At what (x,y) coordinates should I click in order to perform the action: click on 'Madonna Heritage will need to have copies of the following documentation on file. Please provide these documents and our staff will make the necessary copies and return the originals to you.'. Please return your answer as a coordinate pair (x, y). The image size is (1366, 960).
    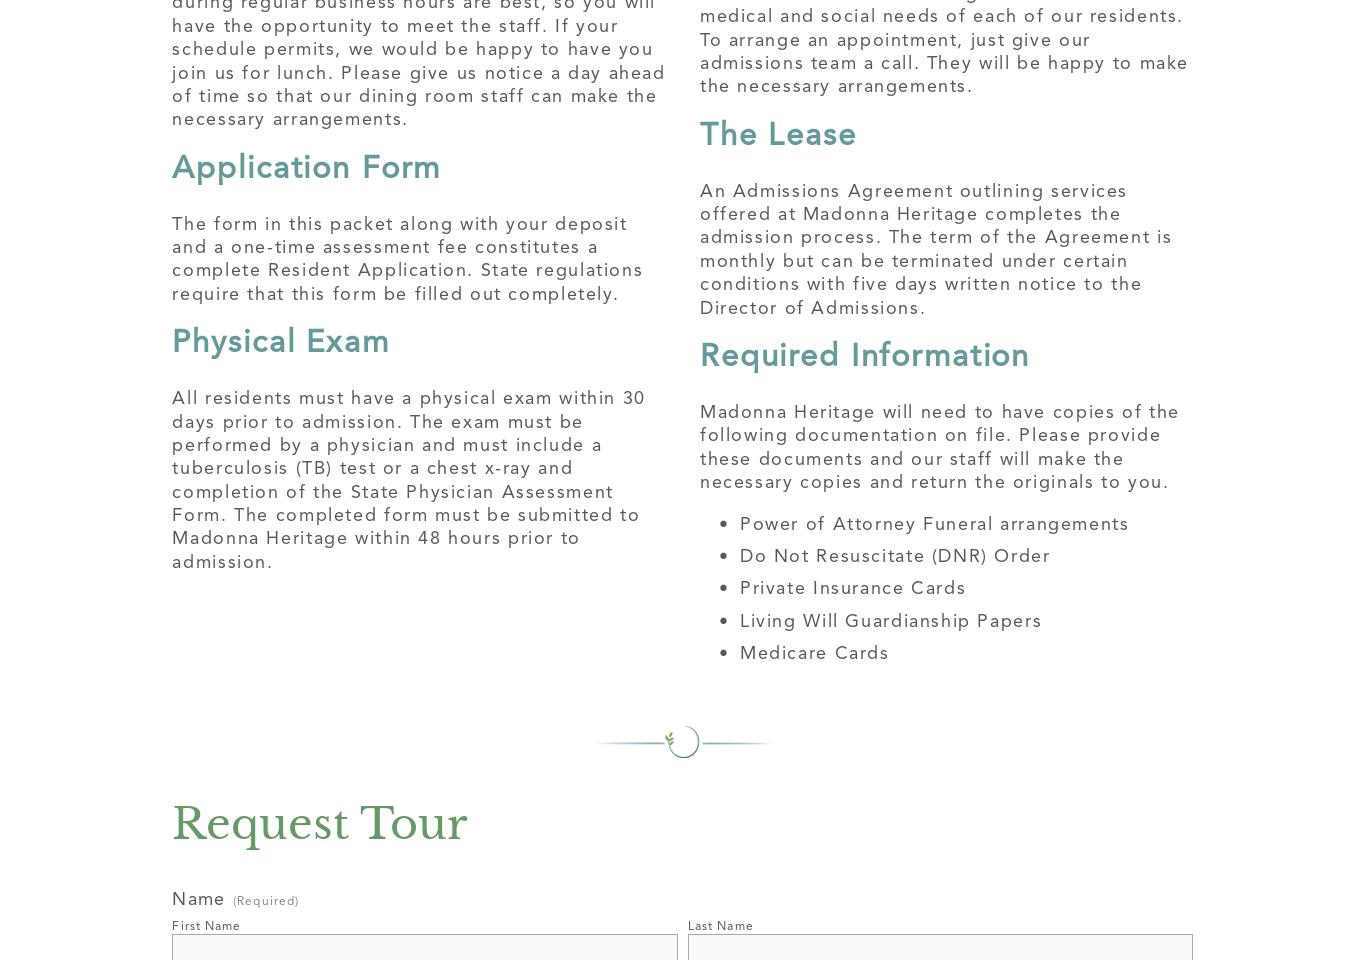
    Looking at the image, I should click on (942, 446).